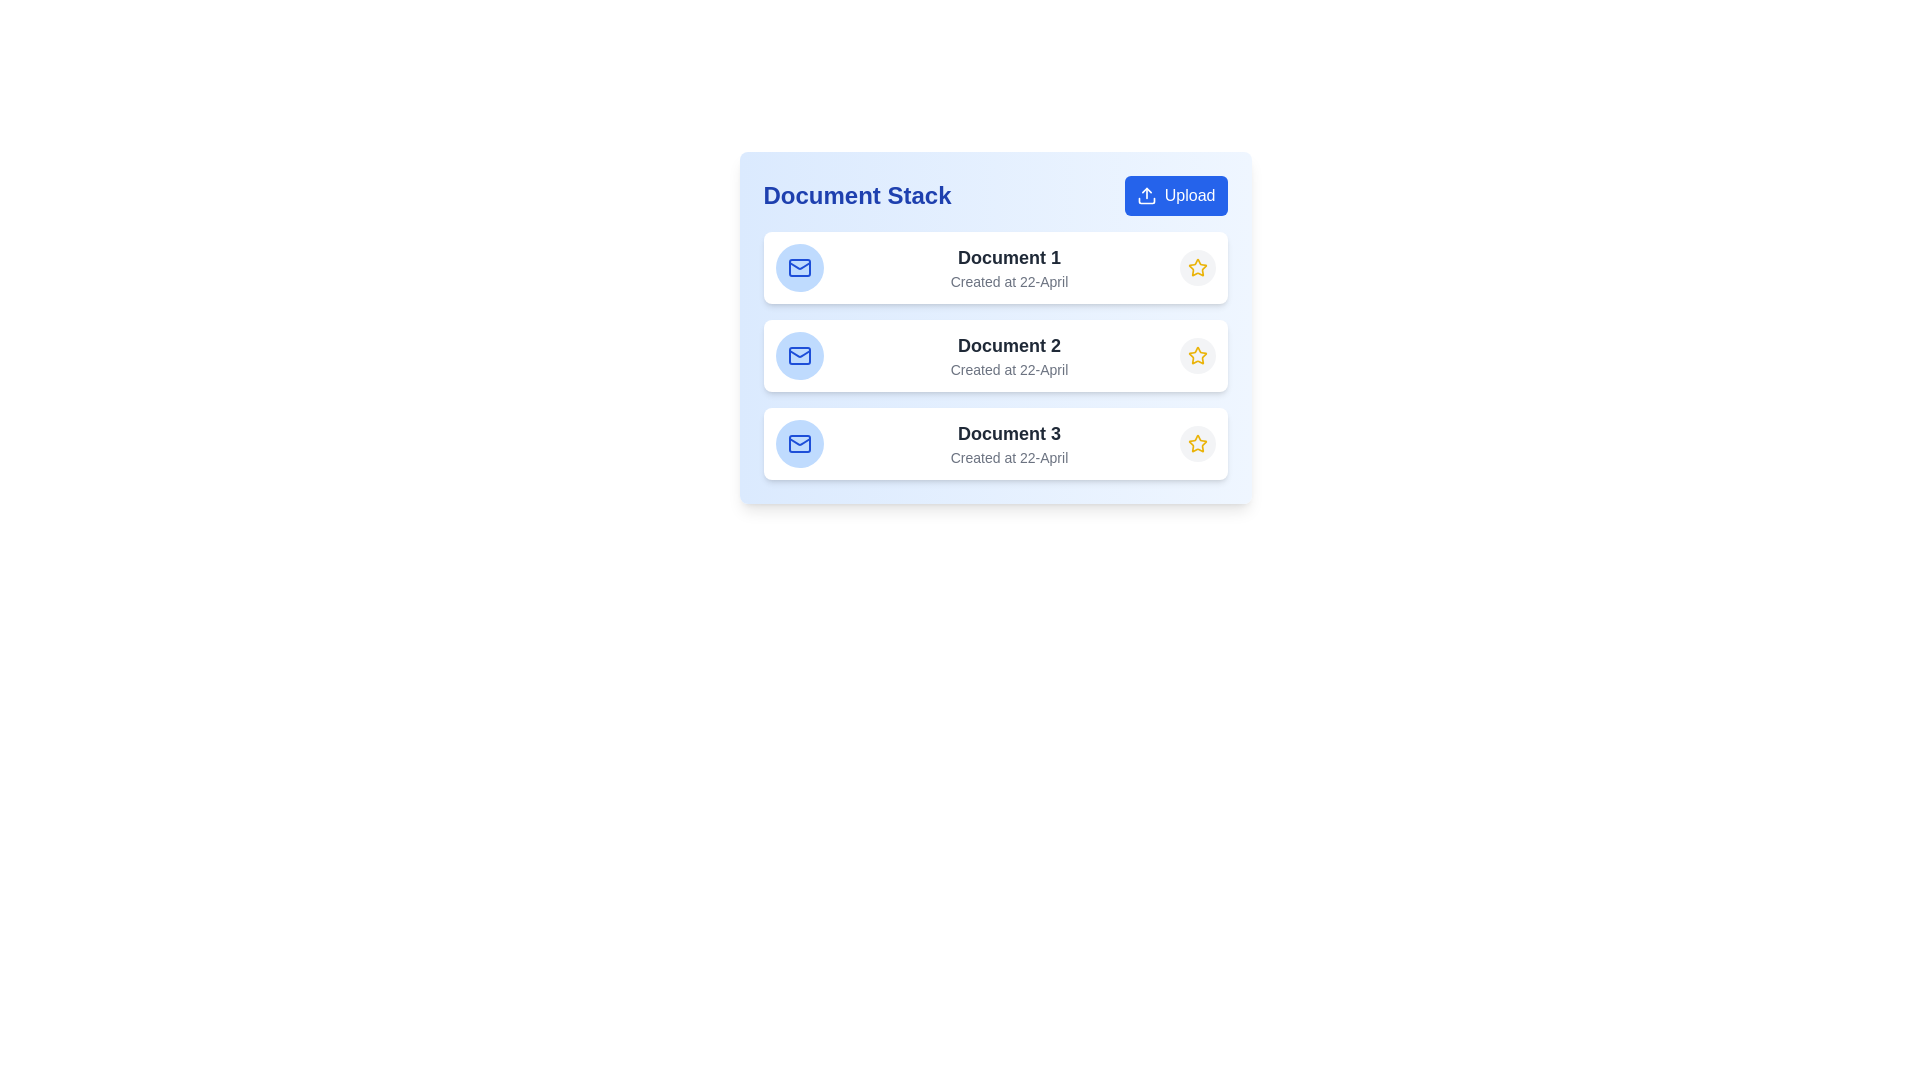 This screenshot has height=1080, width=1920. I want to click on the text label displaying 'Document 2' in bold, dark gray color, so click(1009, 345).